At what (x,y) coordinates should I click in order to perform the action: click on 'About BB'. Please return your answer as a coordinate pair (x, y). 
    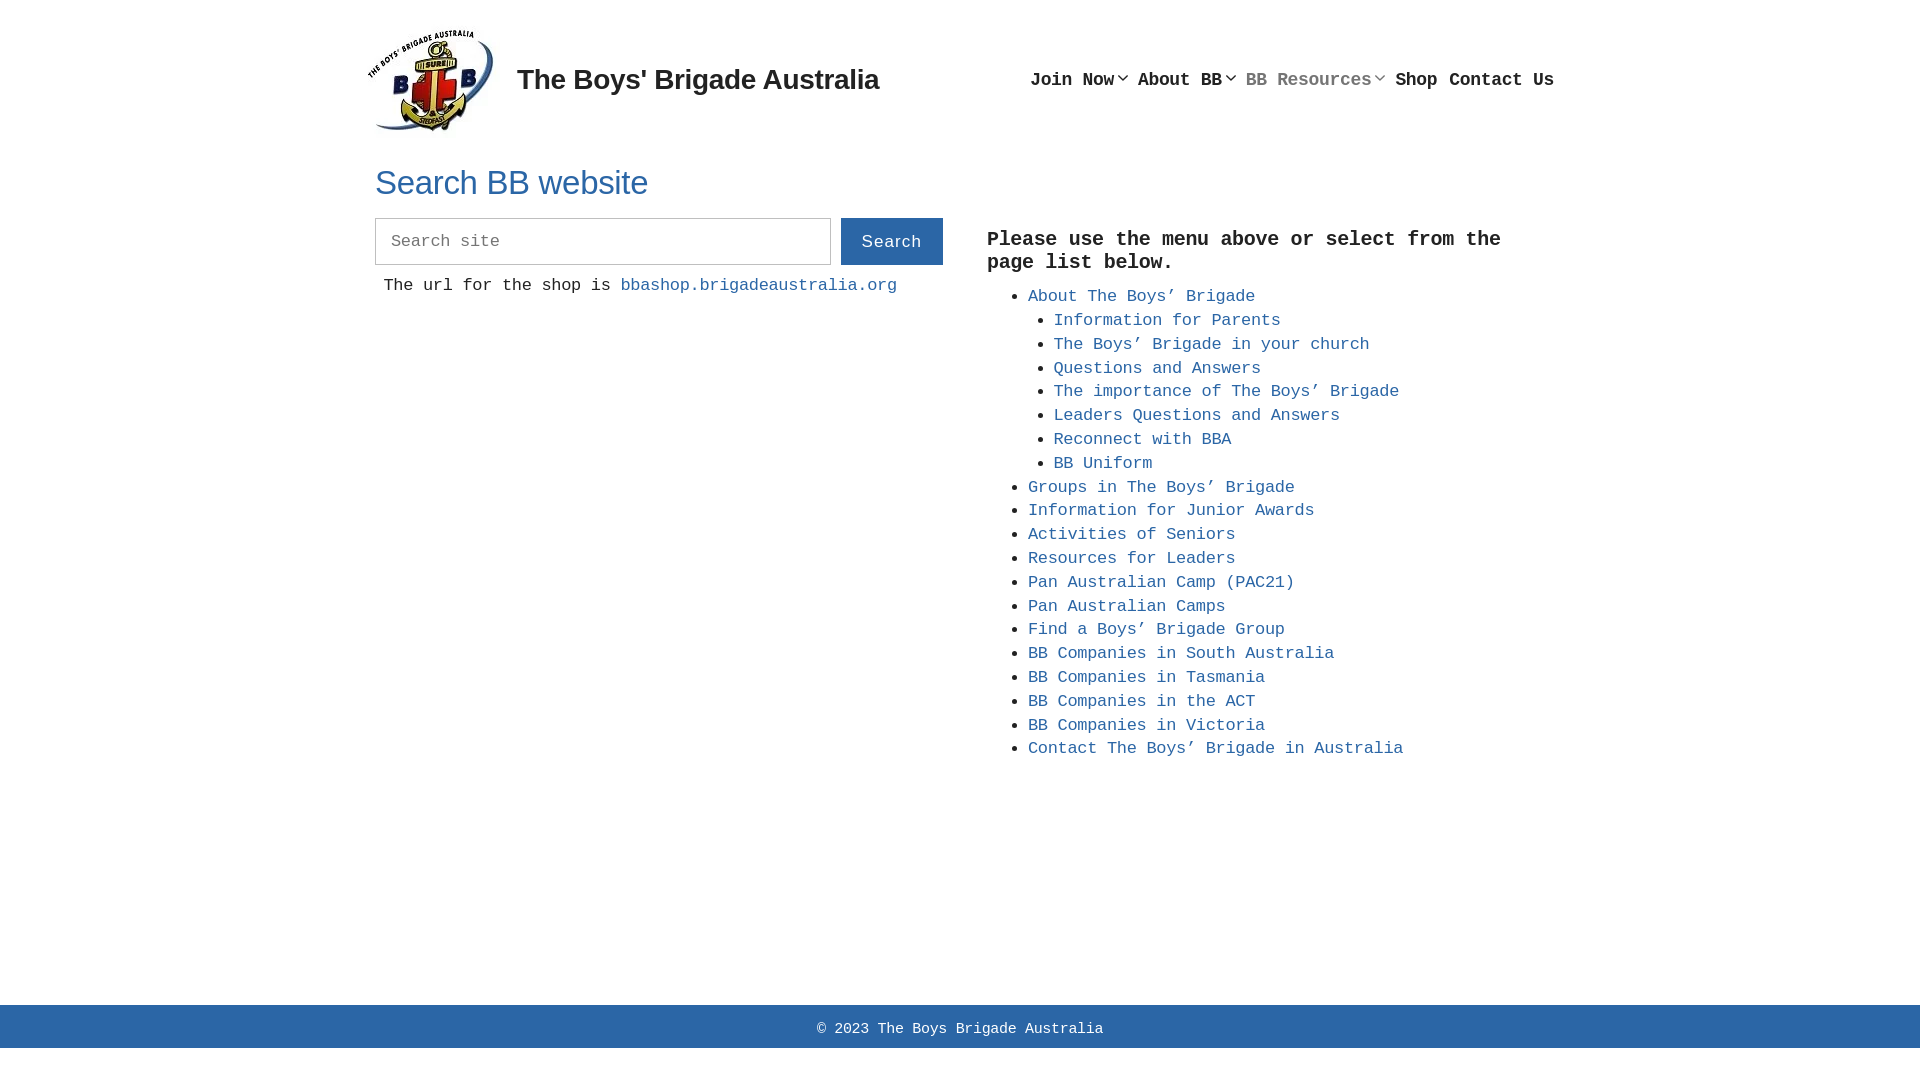
    Looking at the image, I should click on (1185, 79).